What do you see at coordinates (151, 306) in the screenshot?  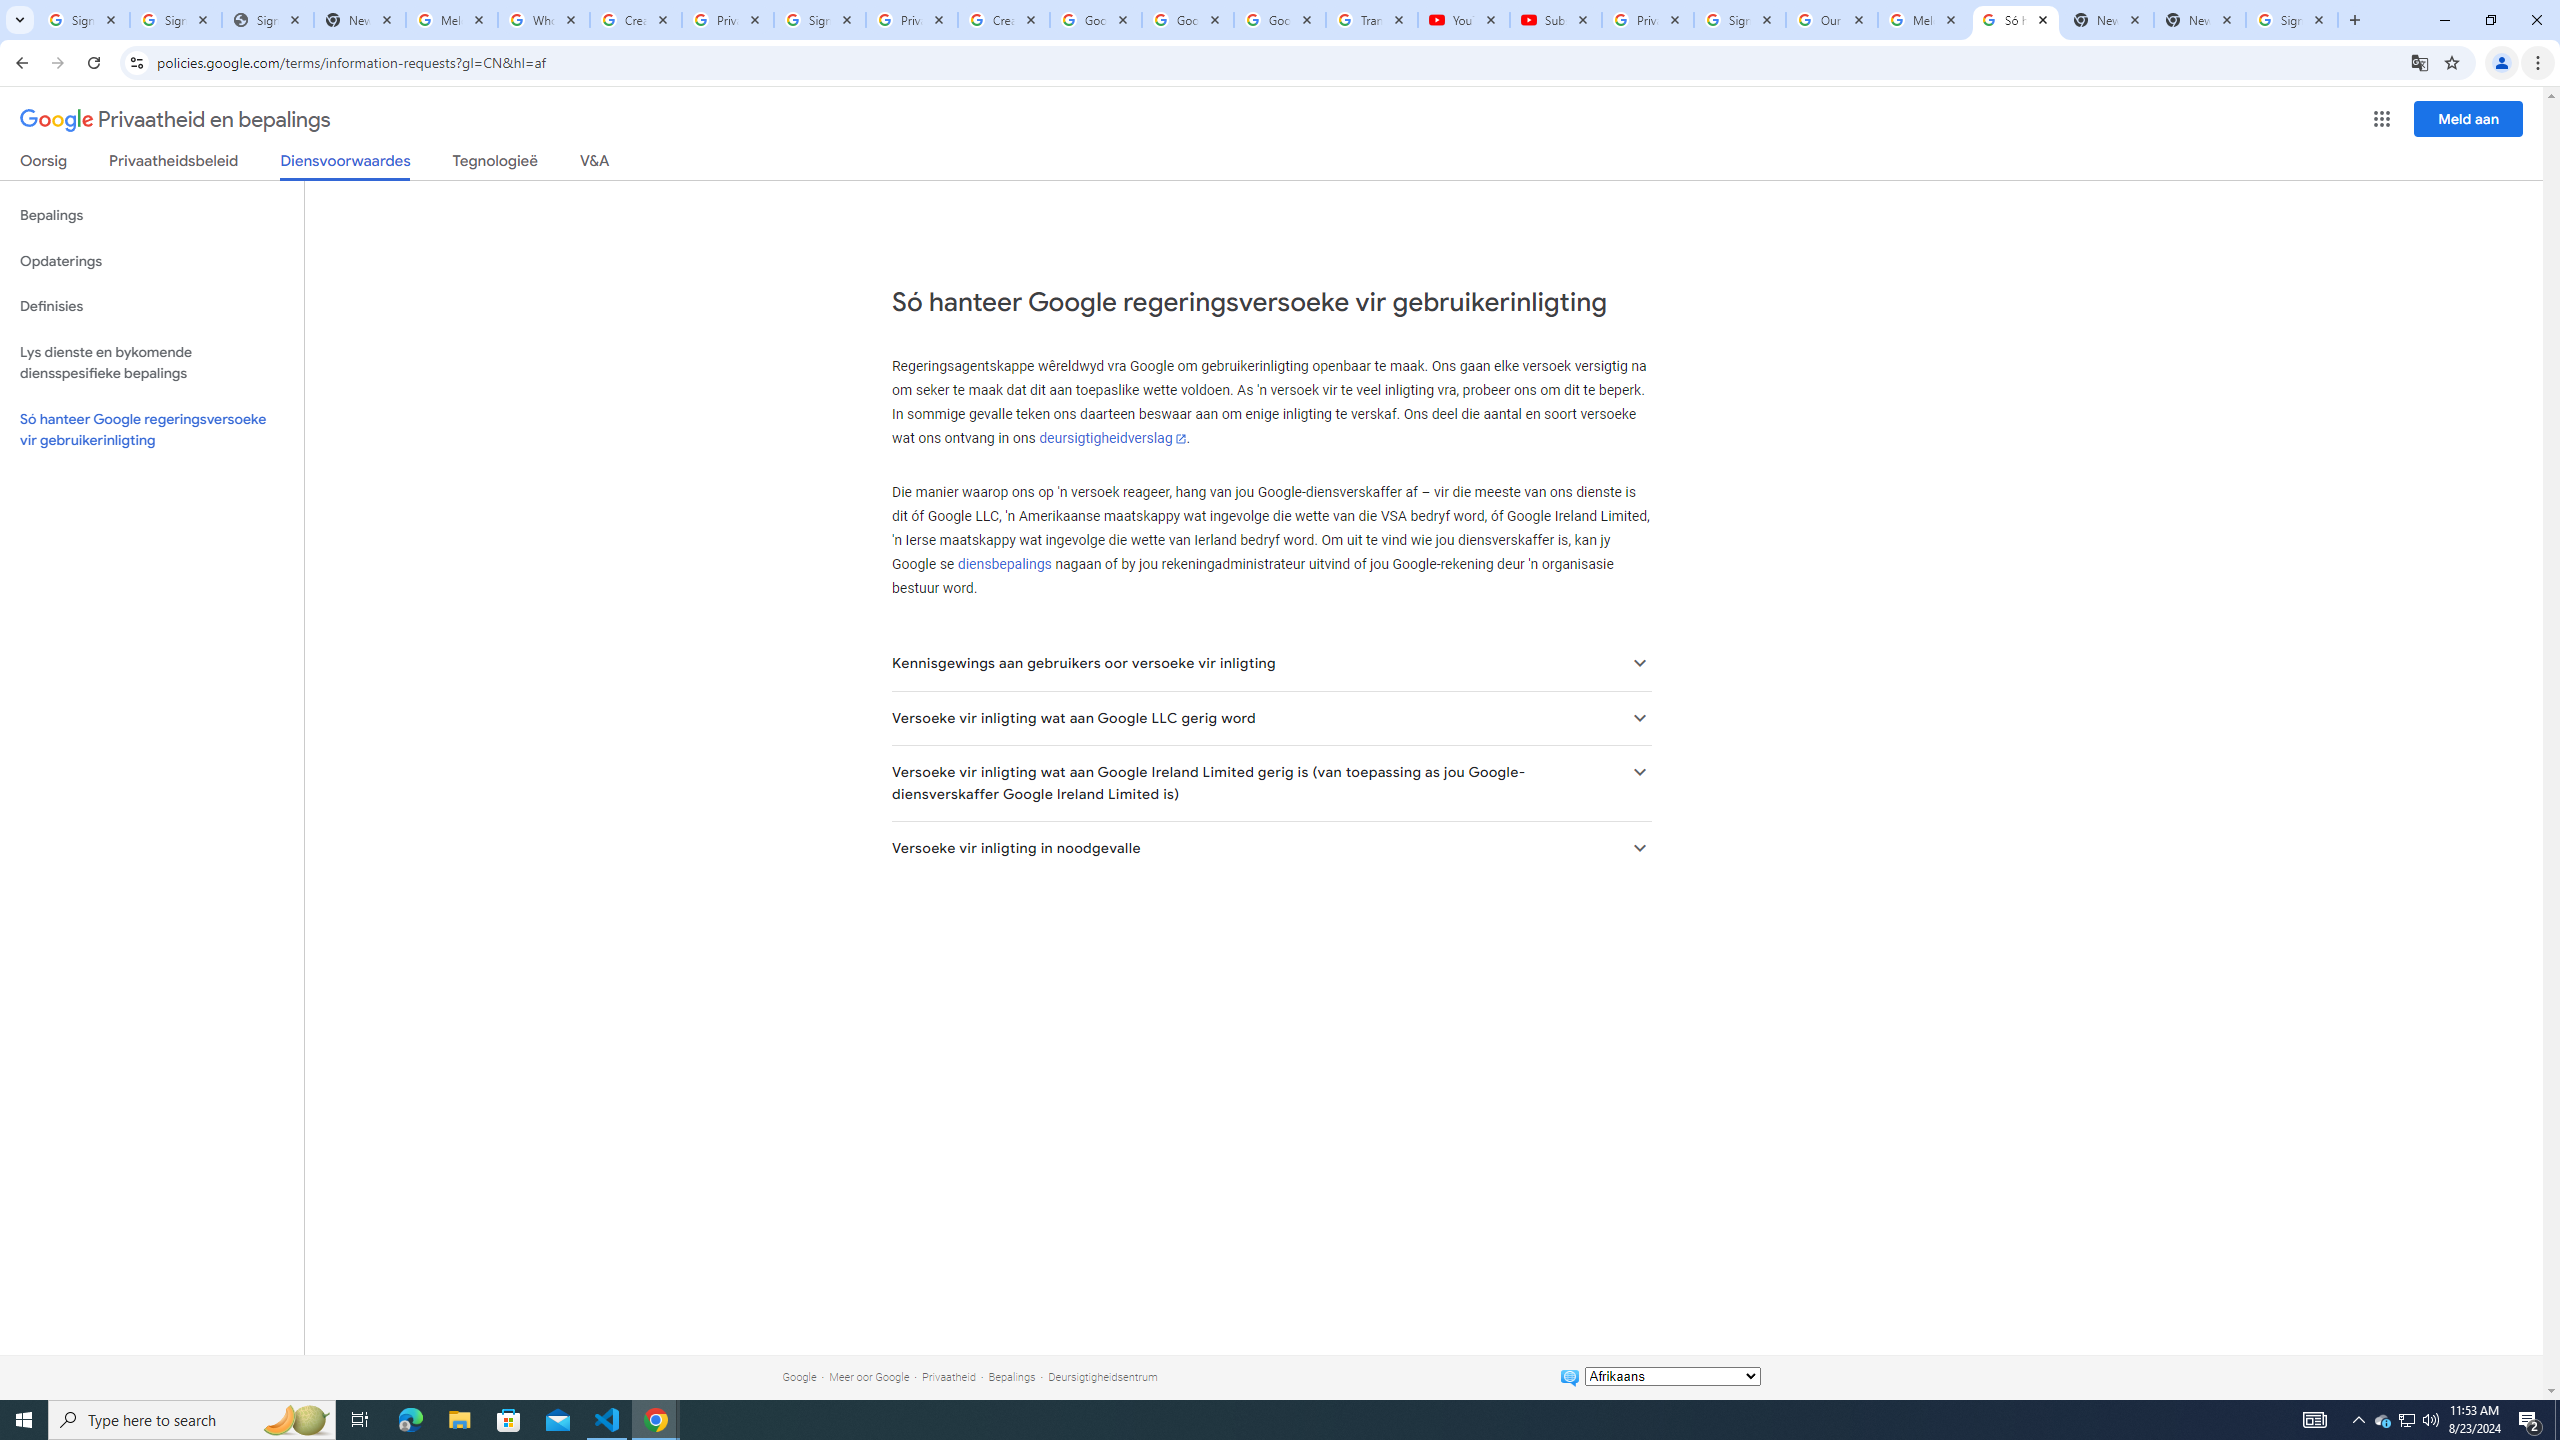 I see `'Definisies'` at bounding box center [151, 306].